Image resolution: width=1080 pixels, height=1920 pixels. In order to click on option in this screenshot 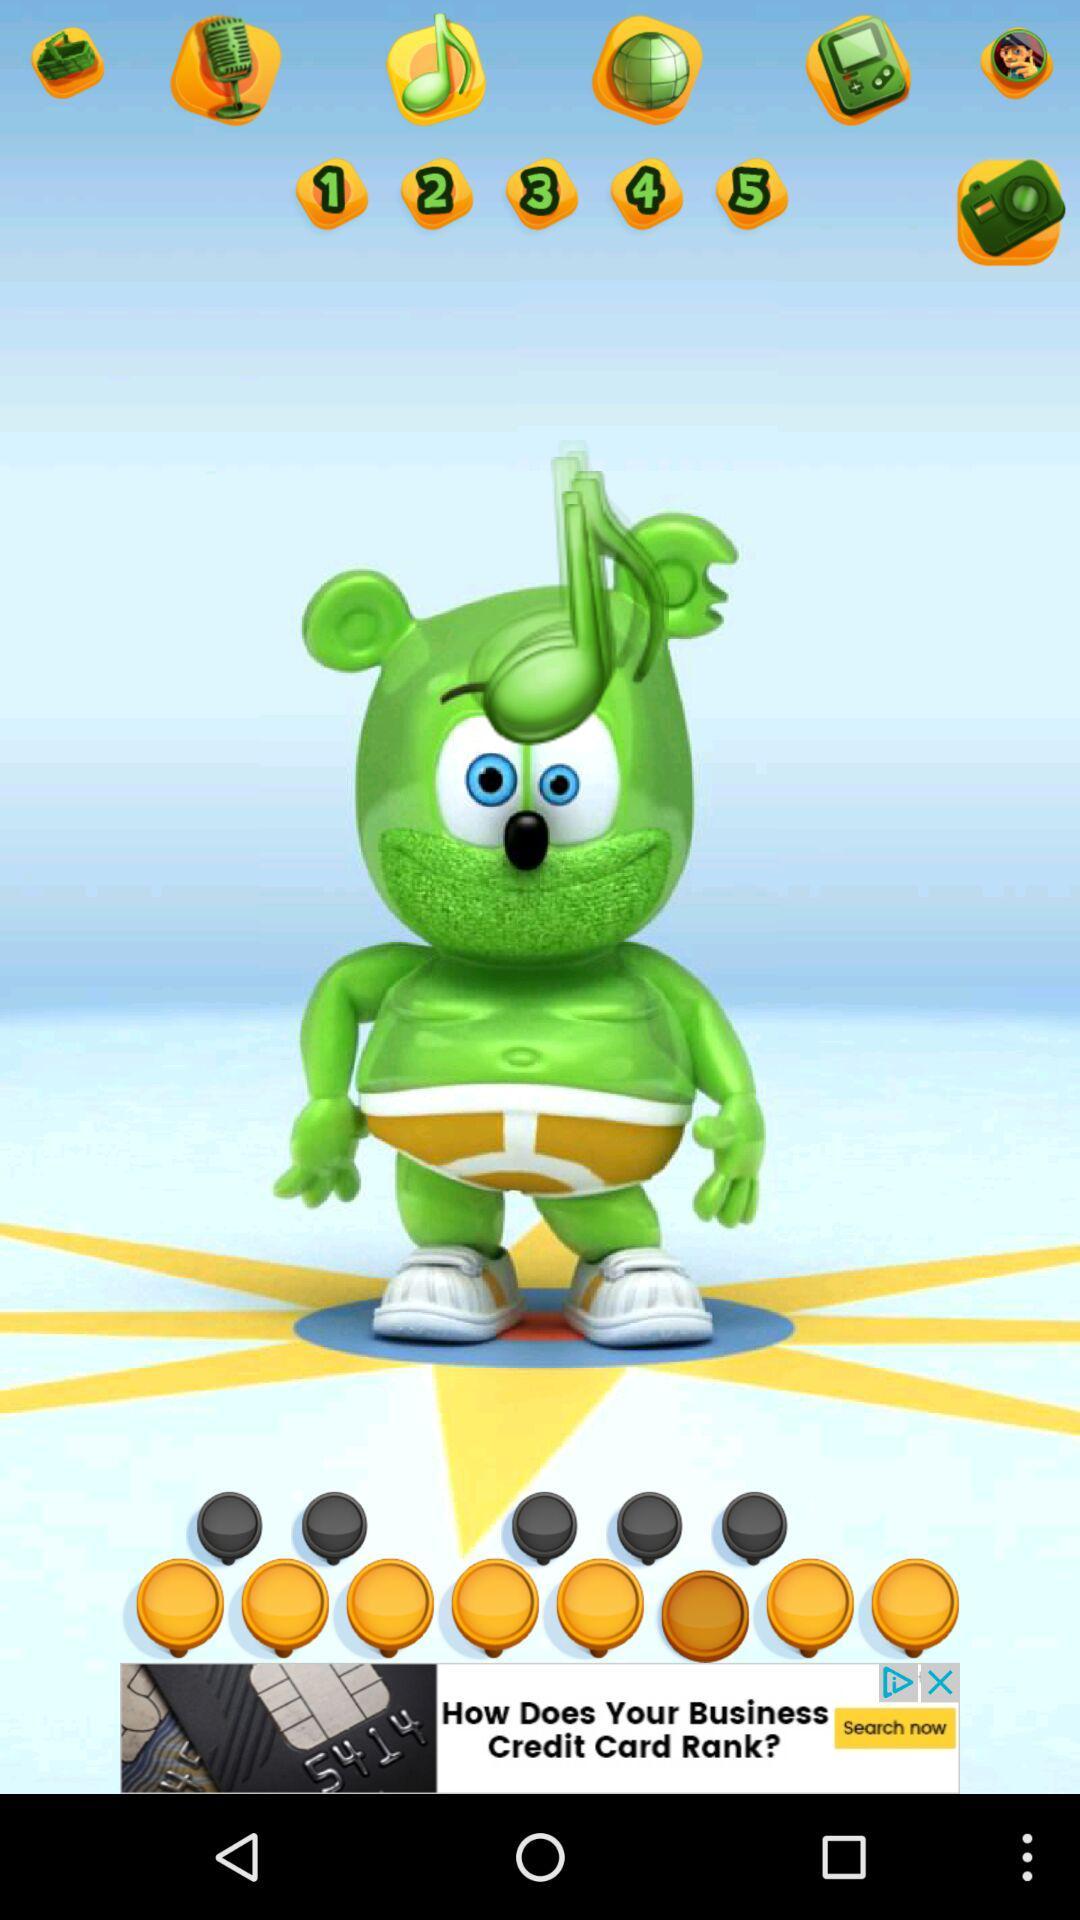, I will do `click(64, 65)`.